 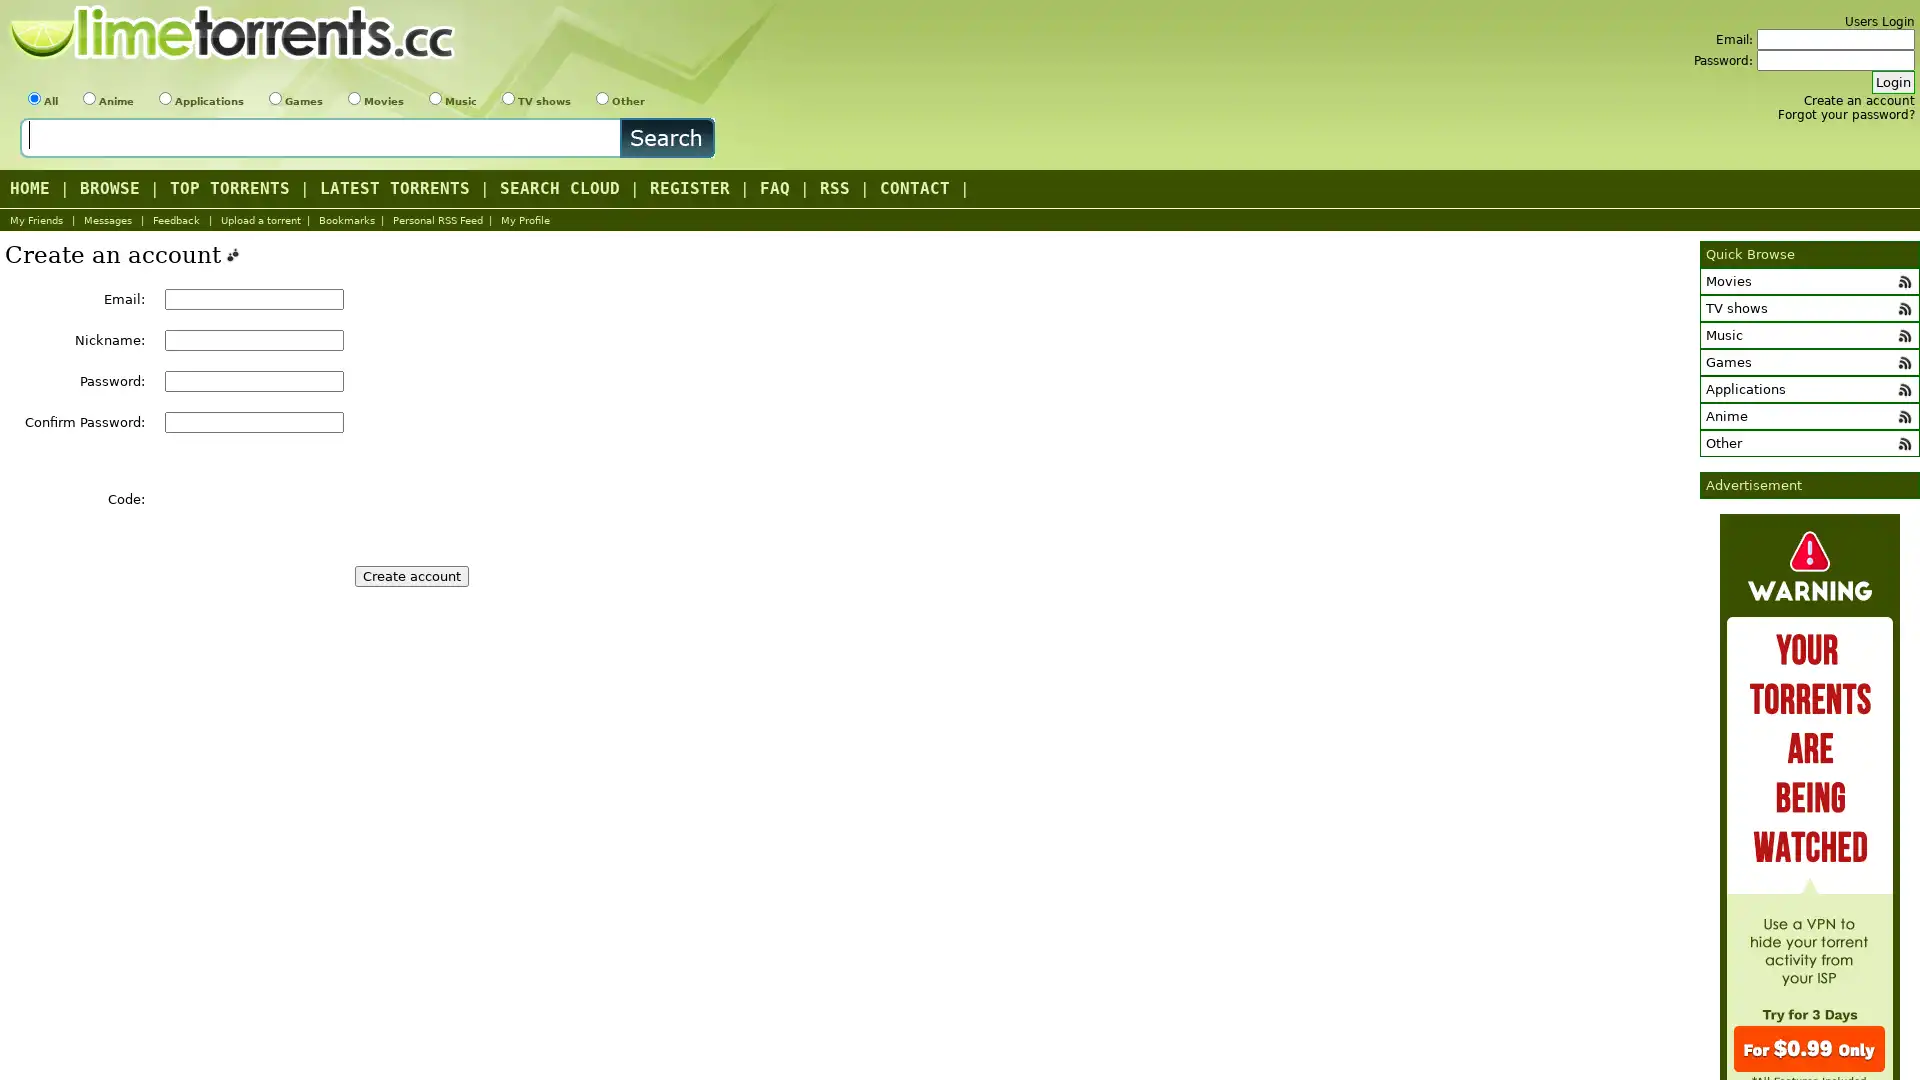 What do you see at coordinates (1892, 81) in the screenshot?
I see `Login` at bounding box center [1892, 81].